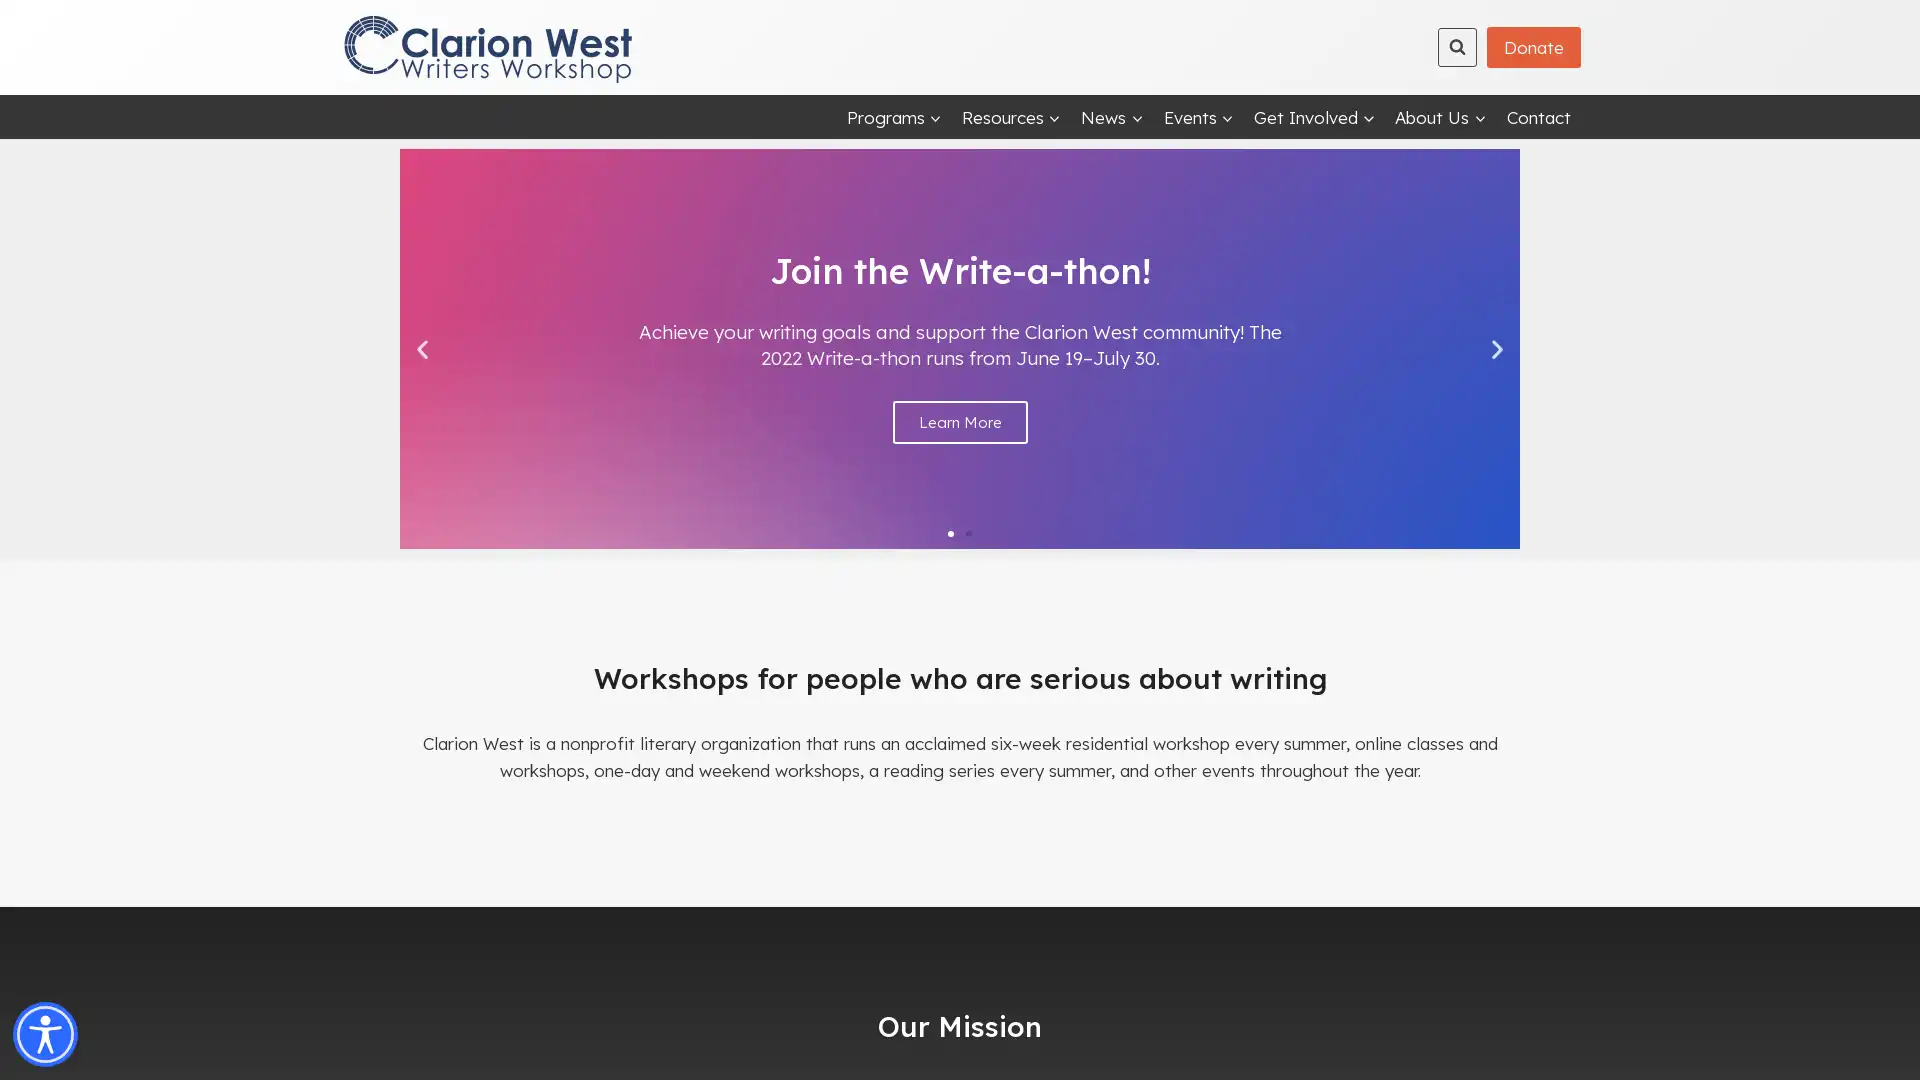  I want to click on Next slide, so click(1497, 347).